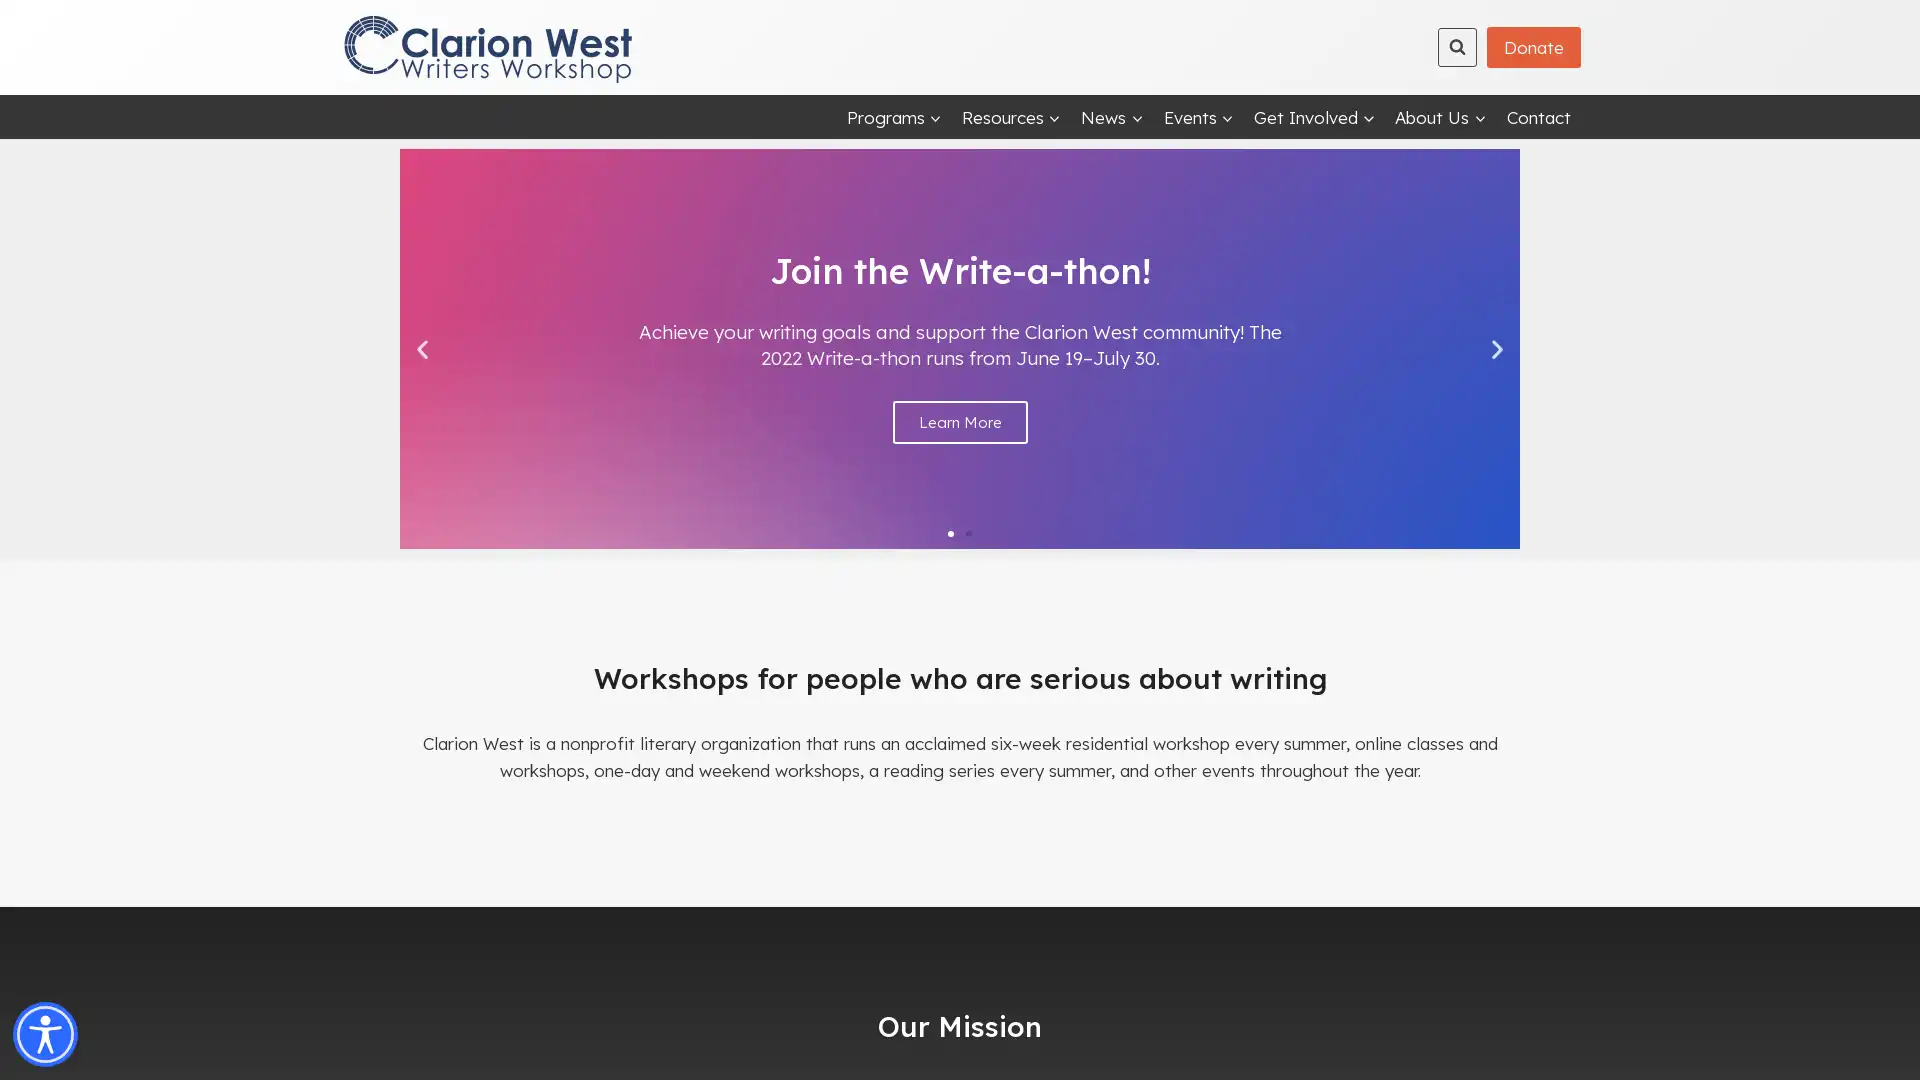  I want to click on Next slide, so click(1497, 347).